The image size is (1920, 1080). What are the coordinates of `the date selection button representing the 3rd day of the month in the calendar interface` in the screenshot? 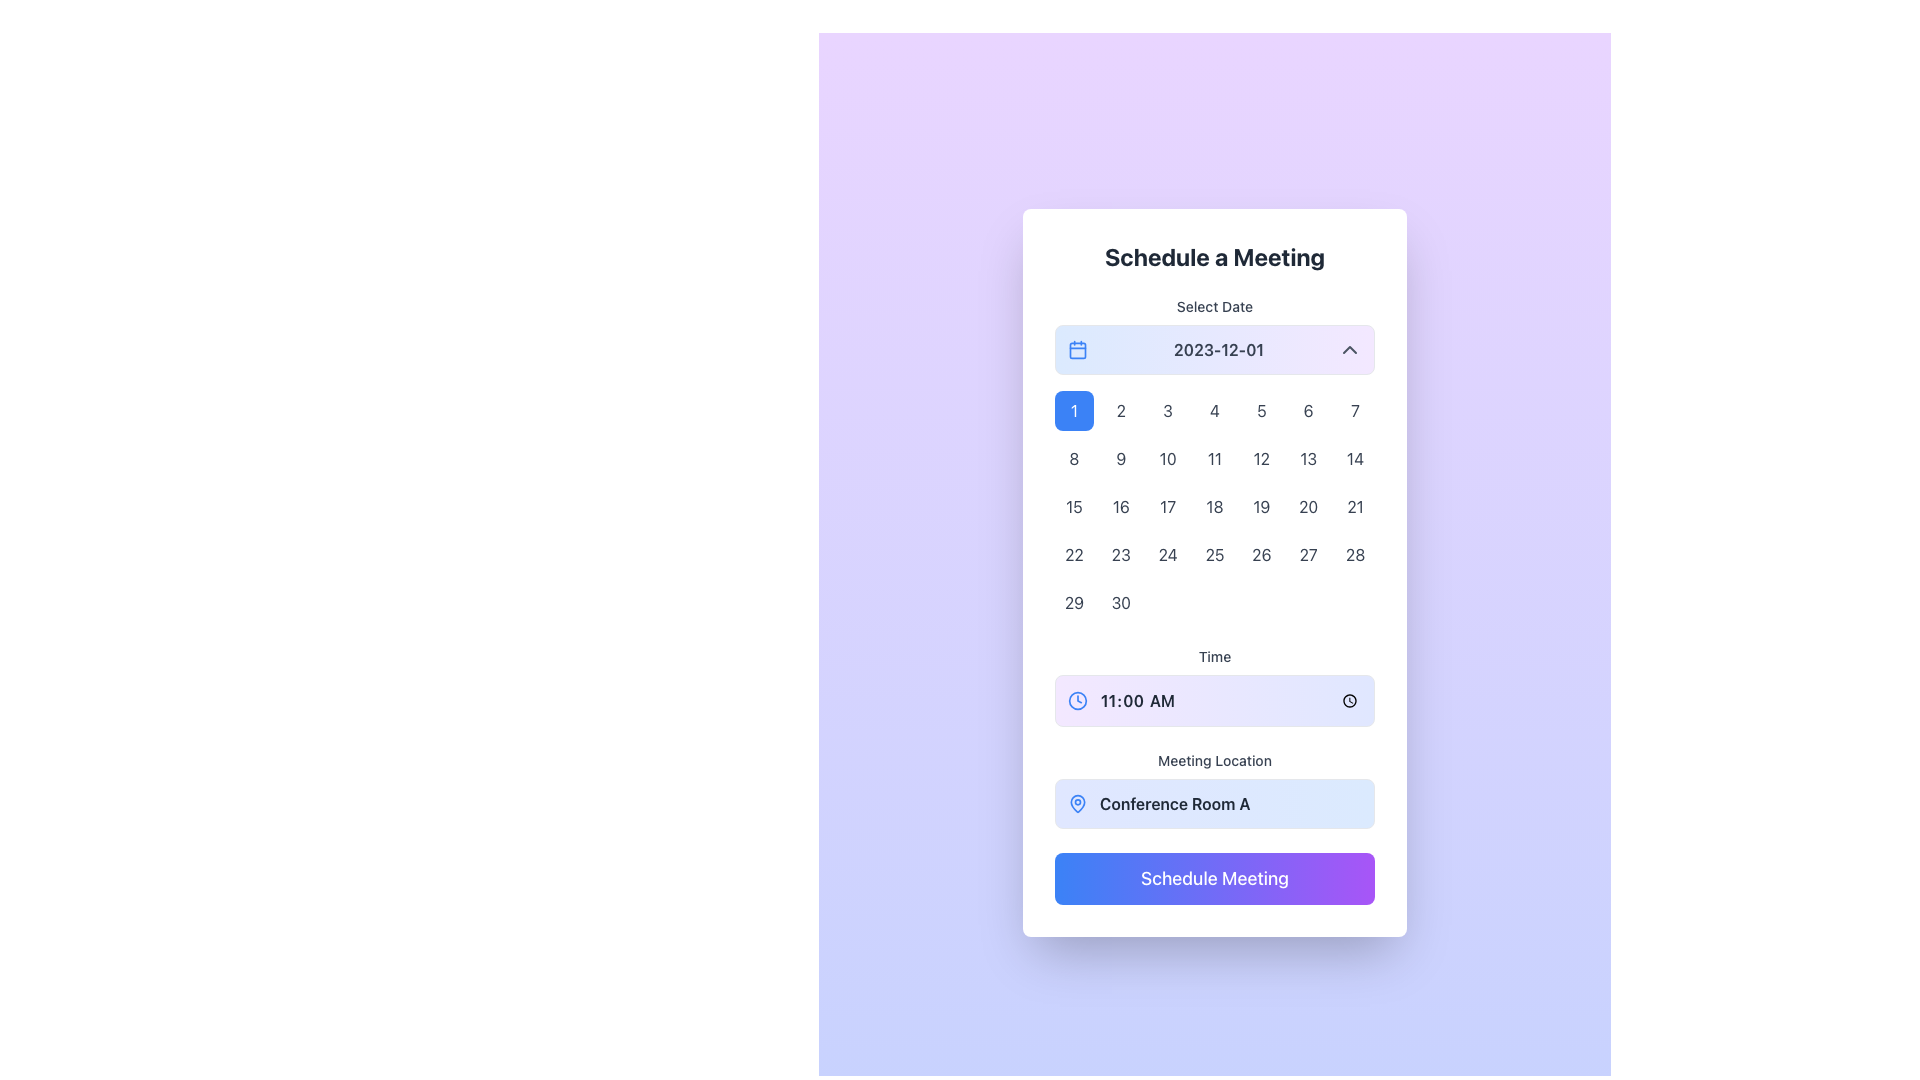 It's located at (1167, 410).